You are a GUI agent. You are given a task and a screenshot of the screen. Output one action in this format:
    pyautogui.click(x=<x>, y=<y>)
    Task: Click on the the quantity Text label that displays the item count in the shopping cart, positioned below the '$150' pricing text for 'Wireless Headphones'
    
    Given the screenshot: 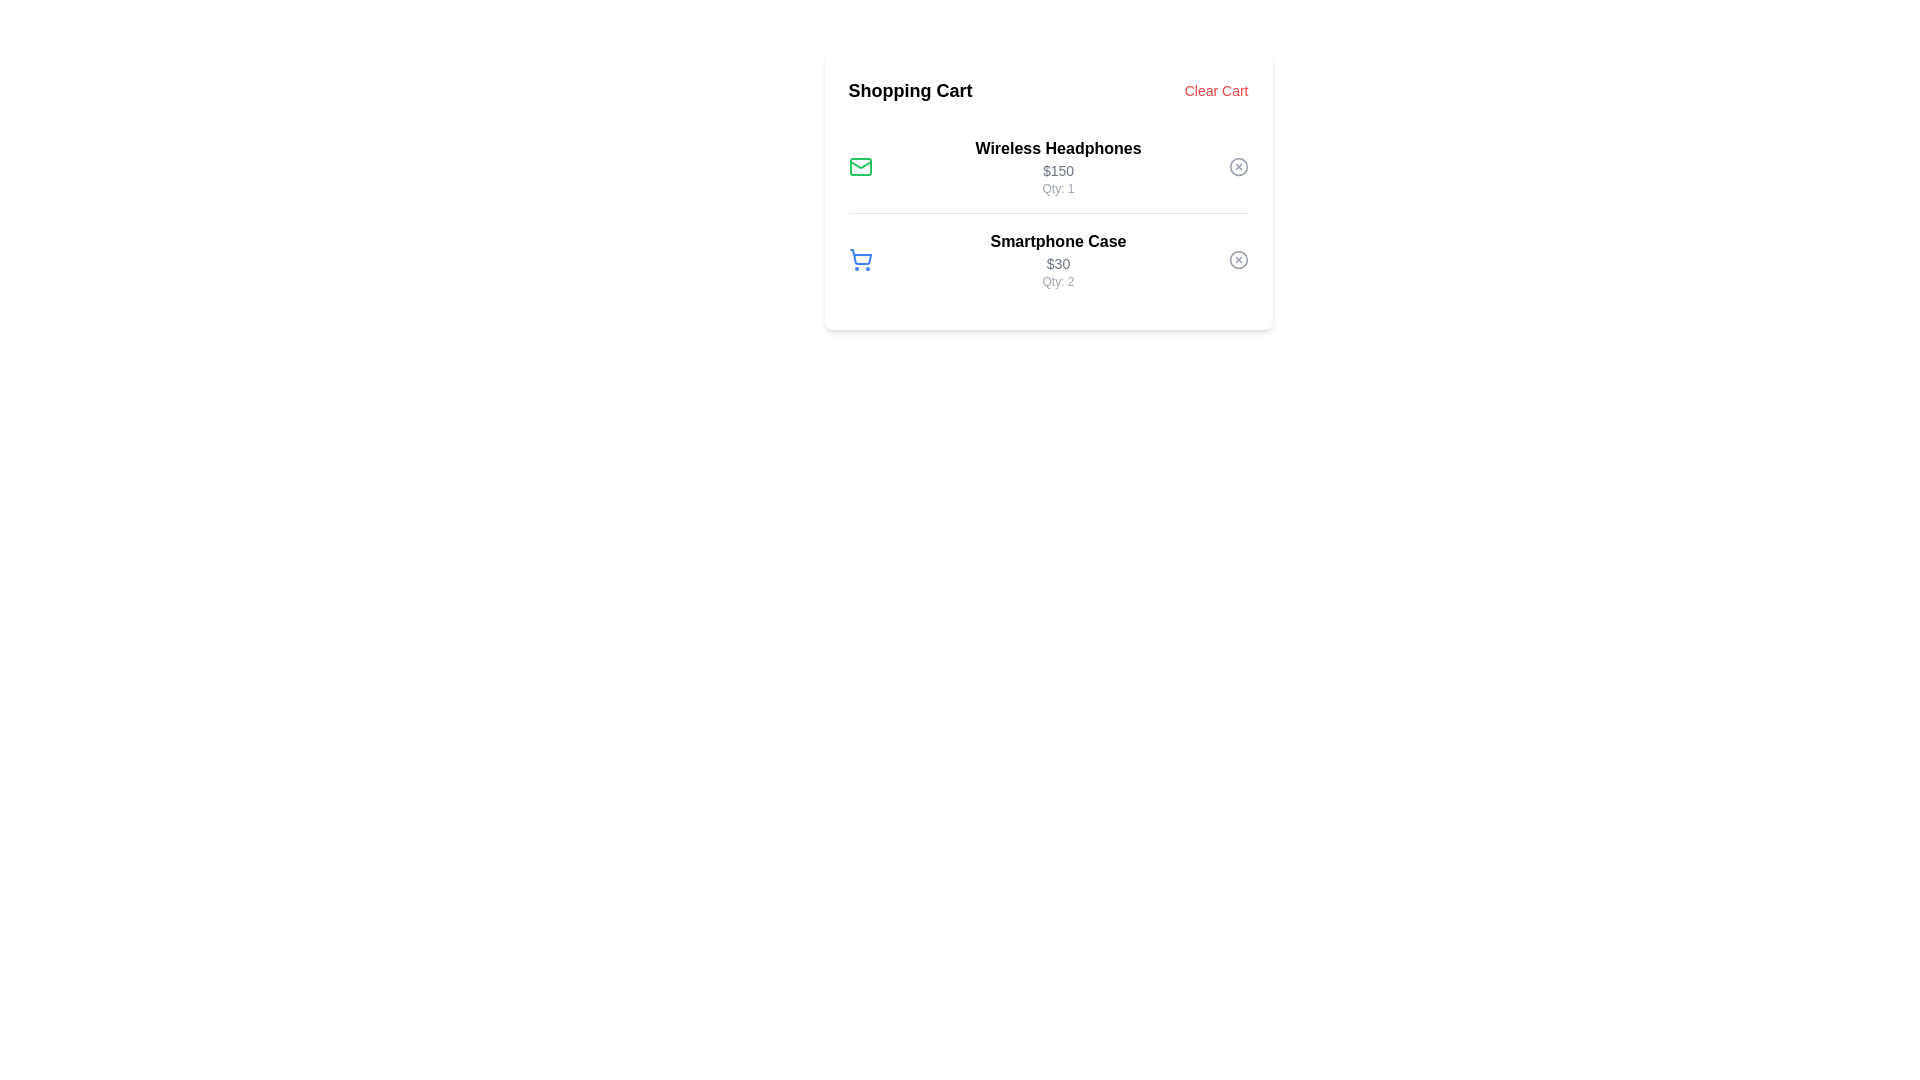 What is the action you would take?
    pyautogui.click(x=1057, y=189)
    